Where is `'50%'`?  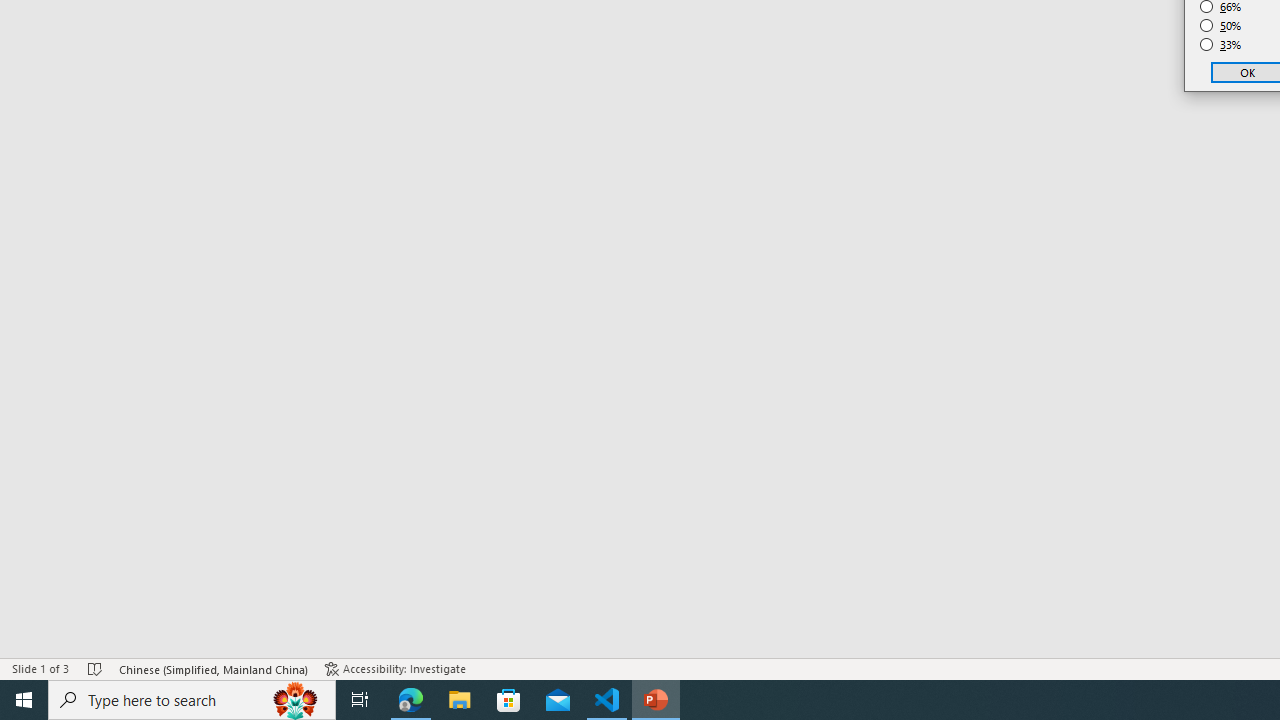
'50%' is located at coordinates (1220, 25).